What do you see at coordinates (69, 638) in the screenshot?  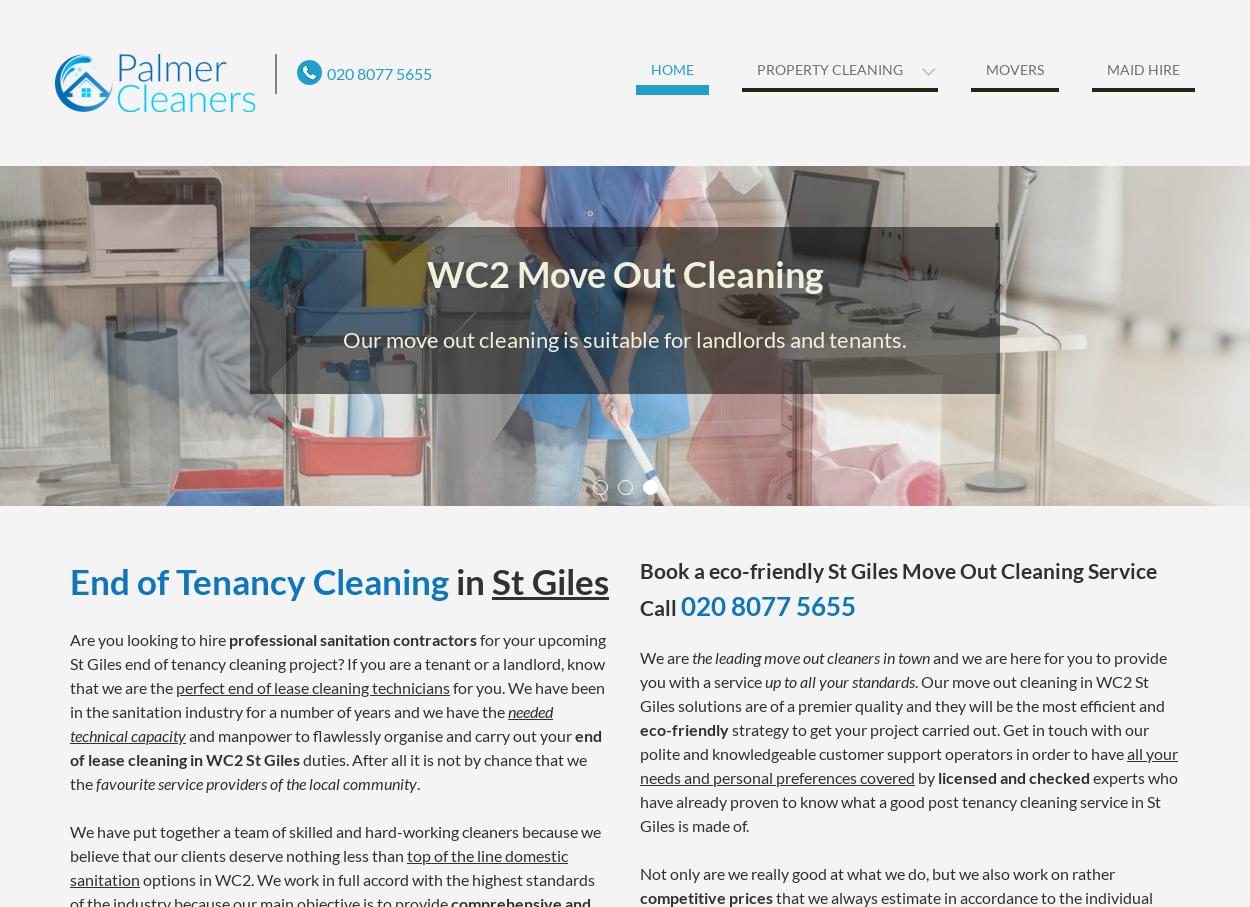 I see `'Are you looking to hire'` at bounding box center [69, 638].